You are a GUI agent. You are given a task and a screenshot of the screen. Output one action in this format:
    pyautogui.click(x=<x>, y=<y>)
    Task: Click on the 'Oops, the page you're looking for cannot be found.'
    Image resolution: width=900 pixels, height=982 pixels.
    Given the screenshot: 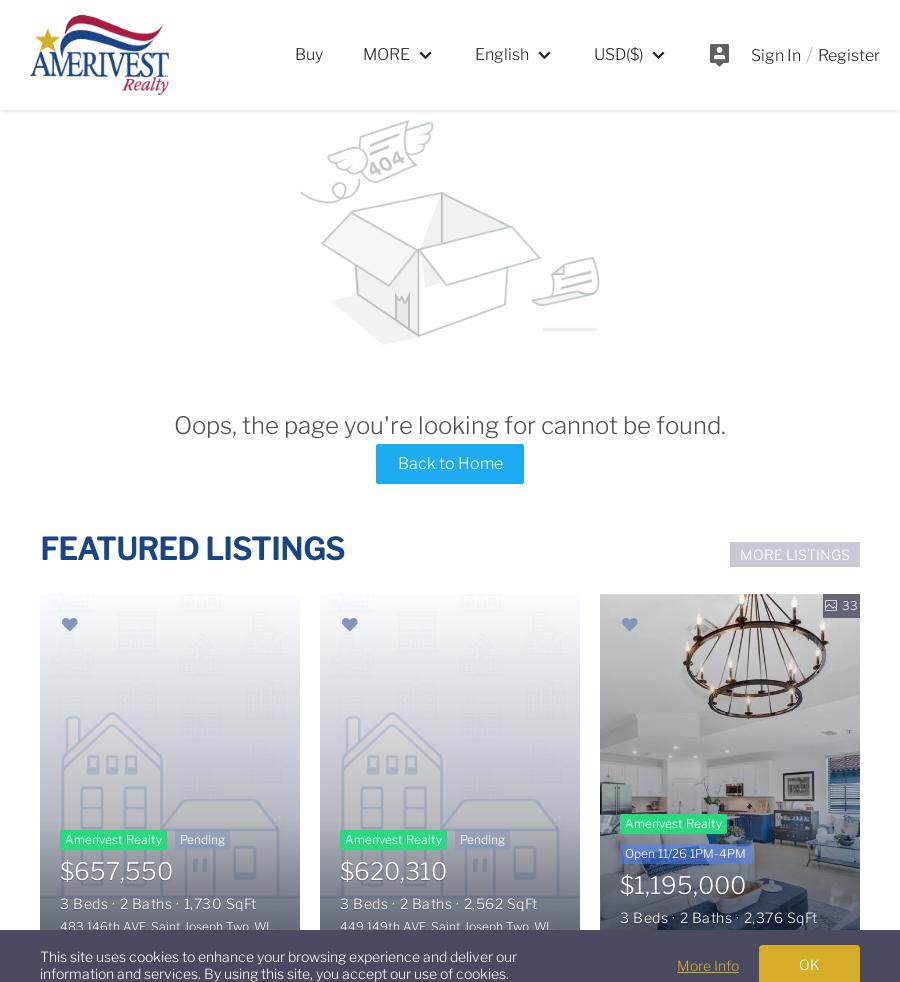 What is the action you would take?
    pyautogui.click(x=450, y=424)
    